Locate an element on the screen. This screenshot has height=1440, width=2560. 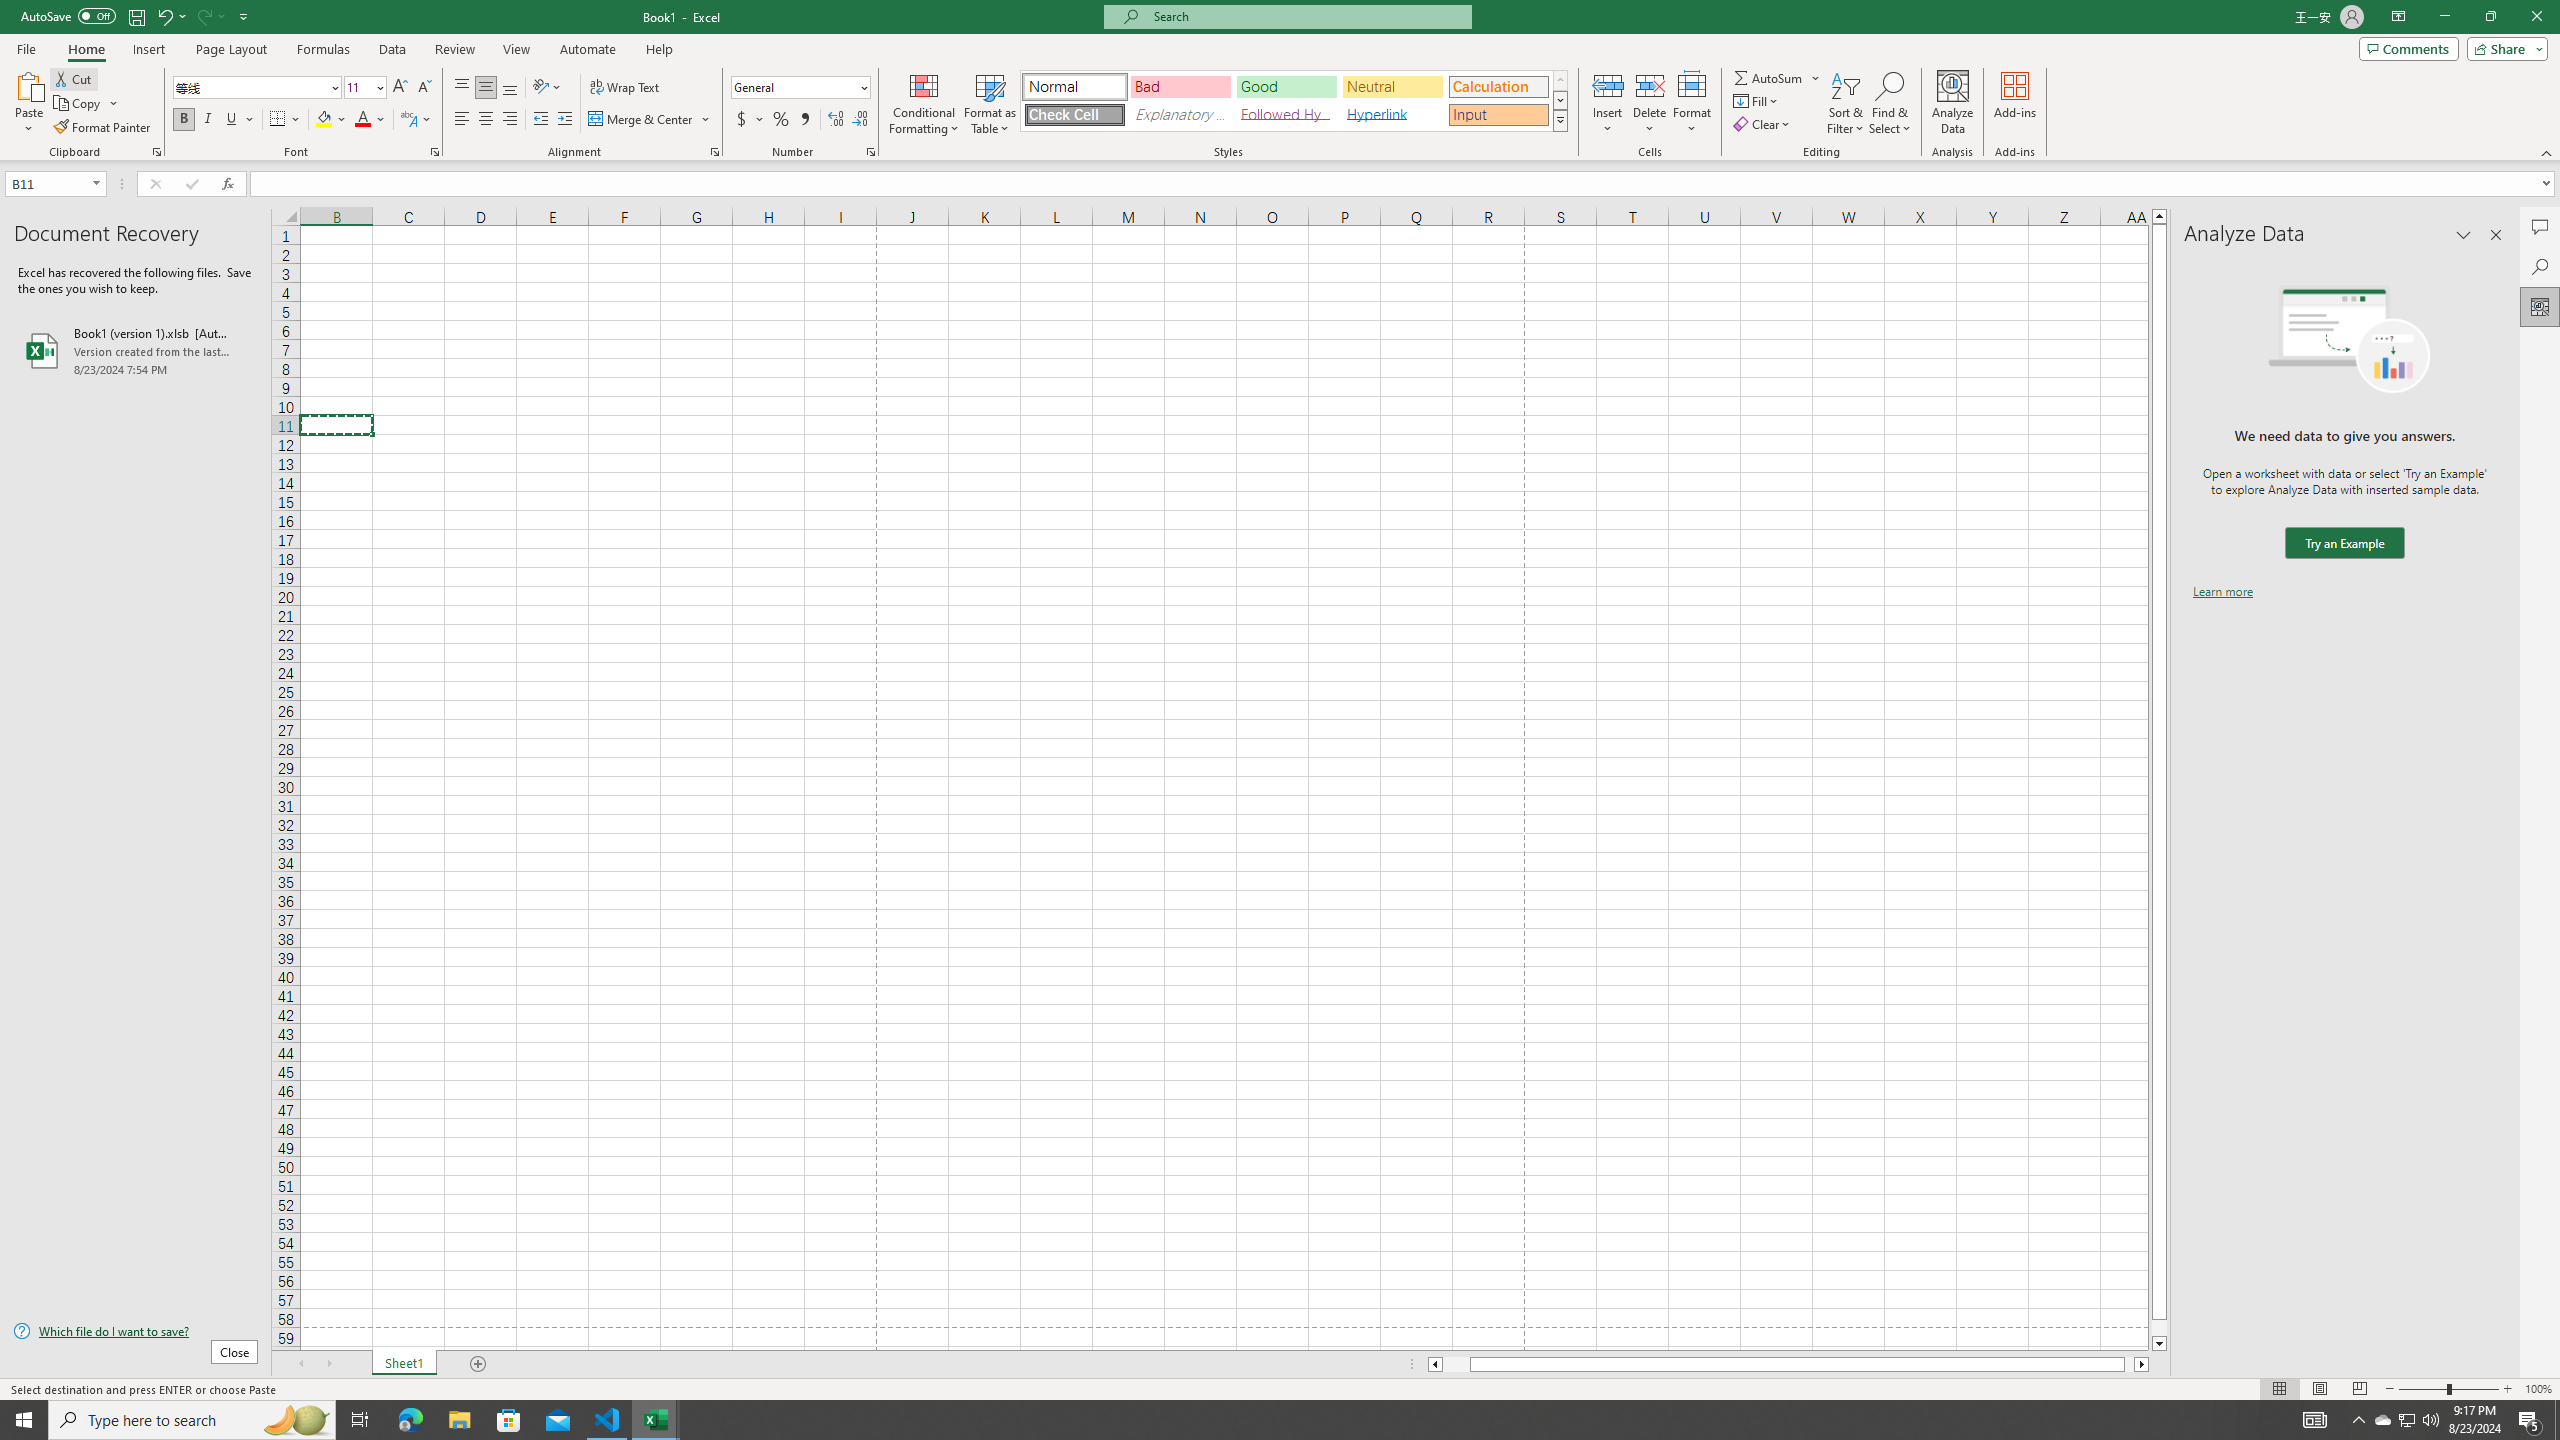
'Accounting Number Format' is located at coordinates (750, 118).